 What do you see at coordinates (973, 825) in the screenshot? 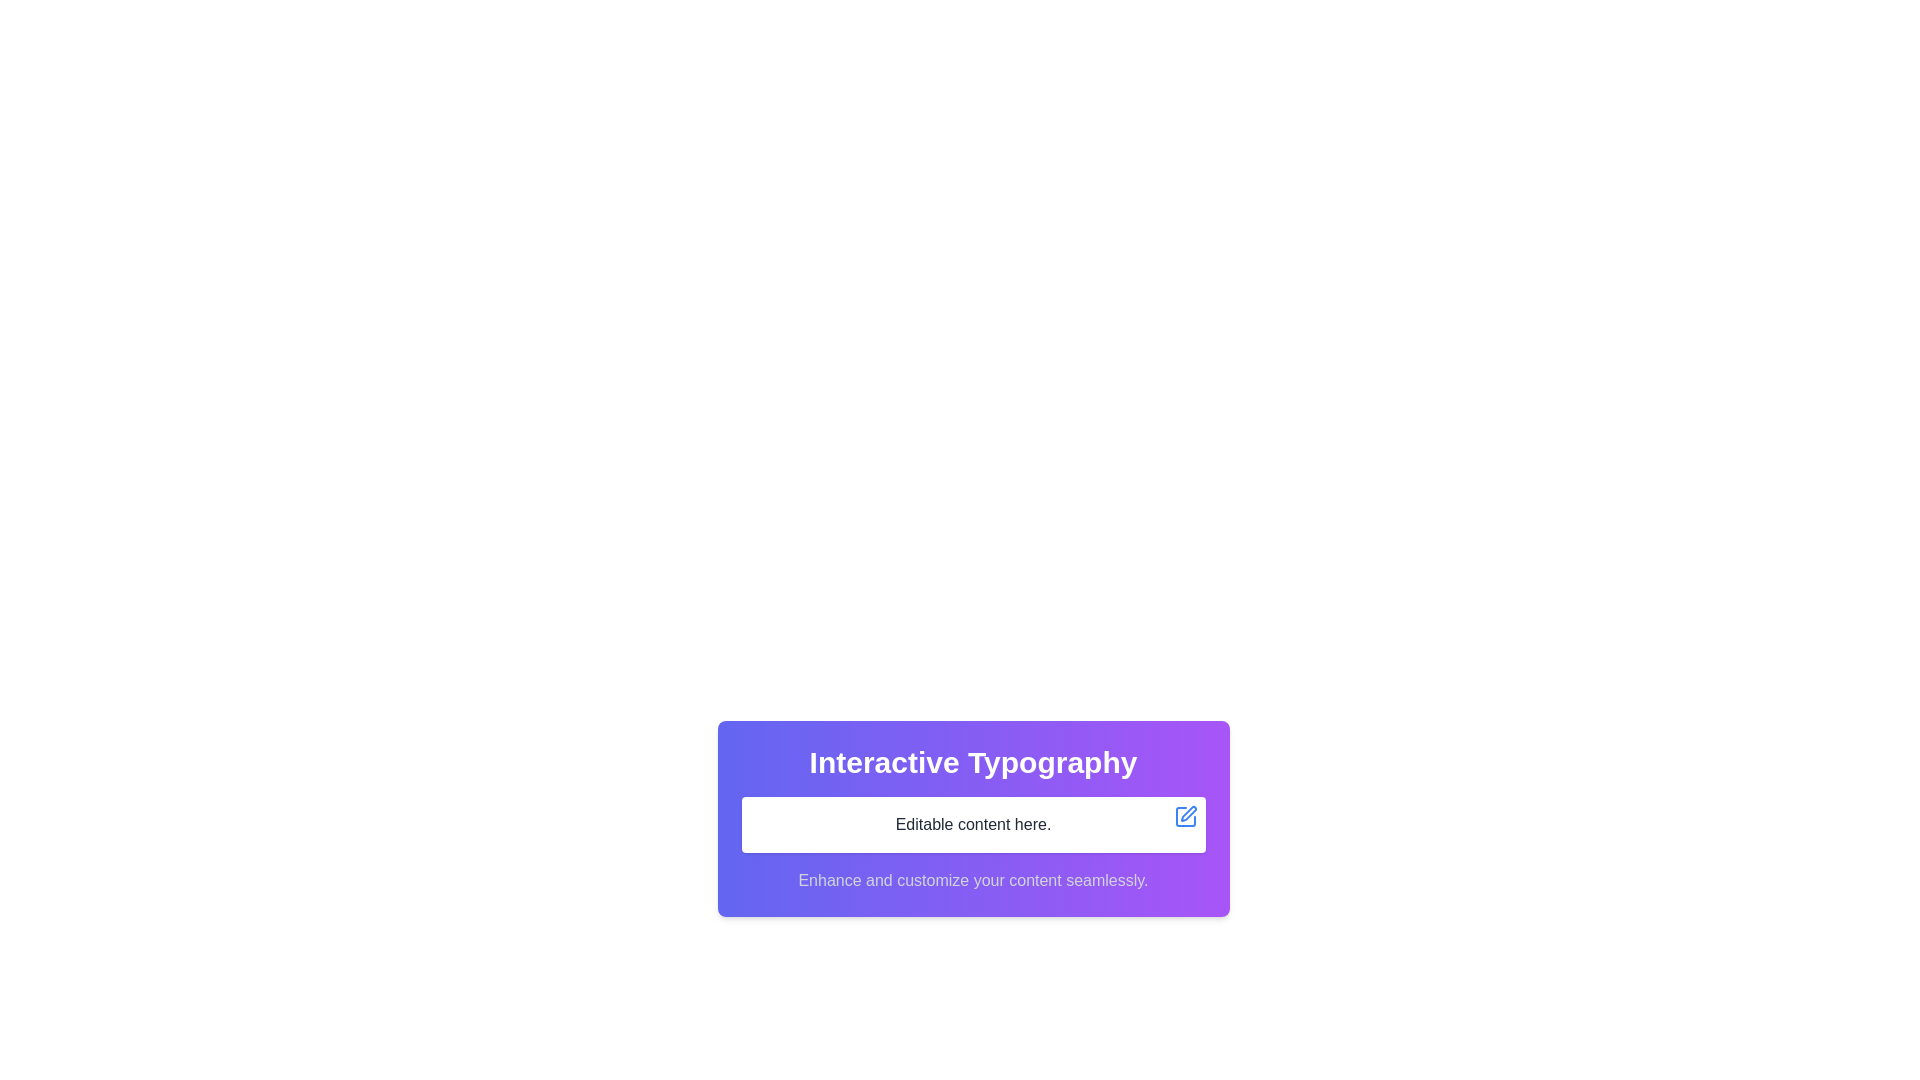
I see `on the Text Display/Editor element which shows 'Editable content here.'` at bounding box center [973, 825].